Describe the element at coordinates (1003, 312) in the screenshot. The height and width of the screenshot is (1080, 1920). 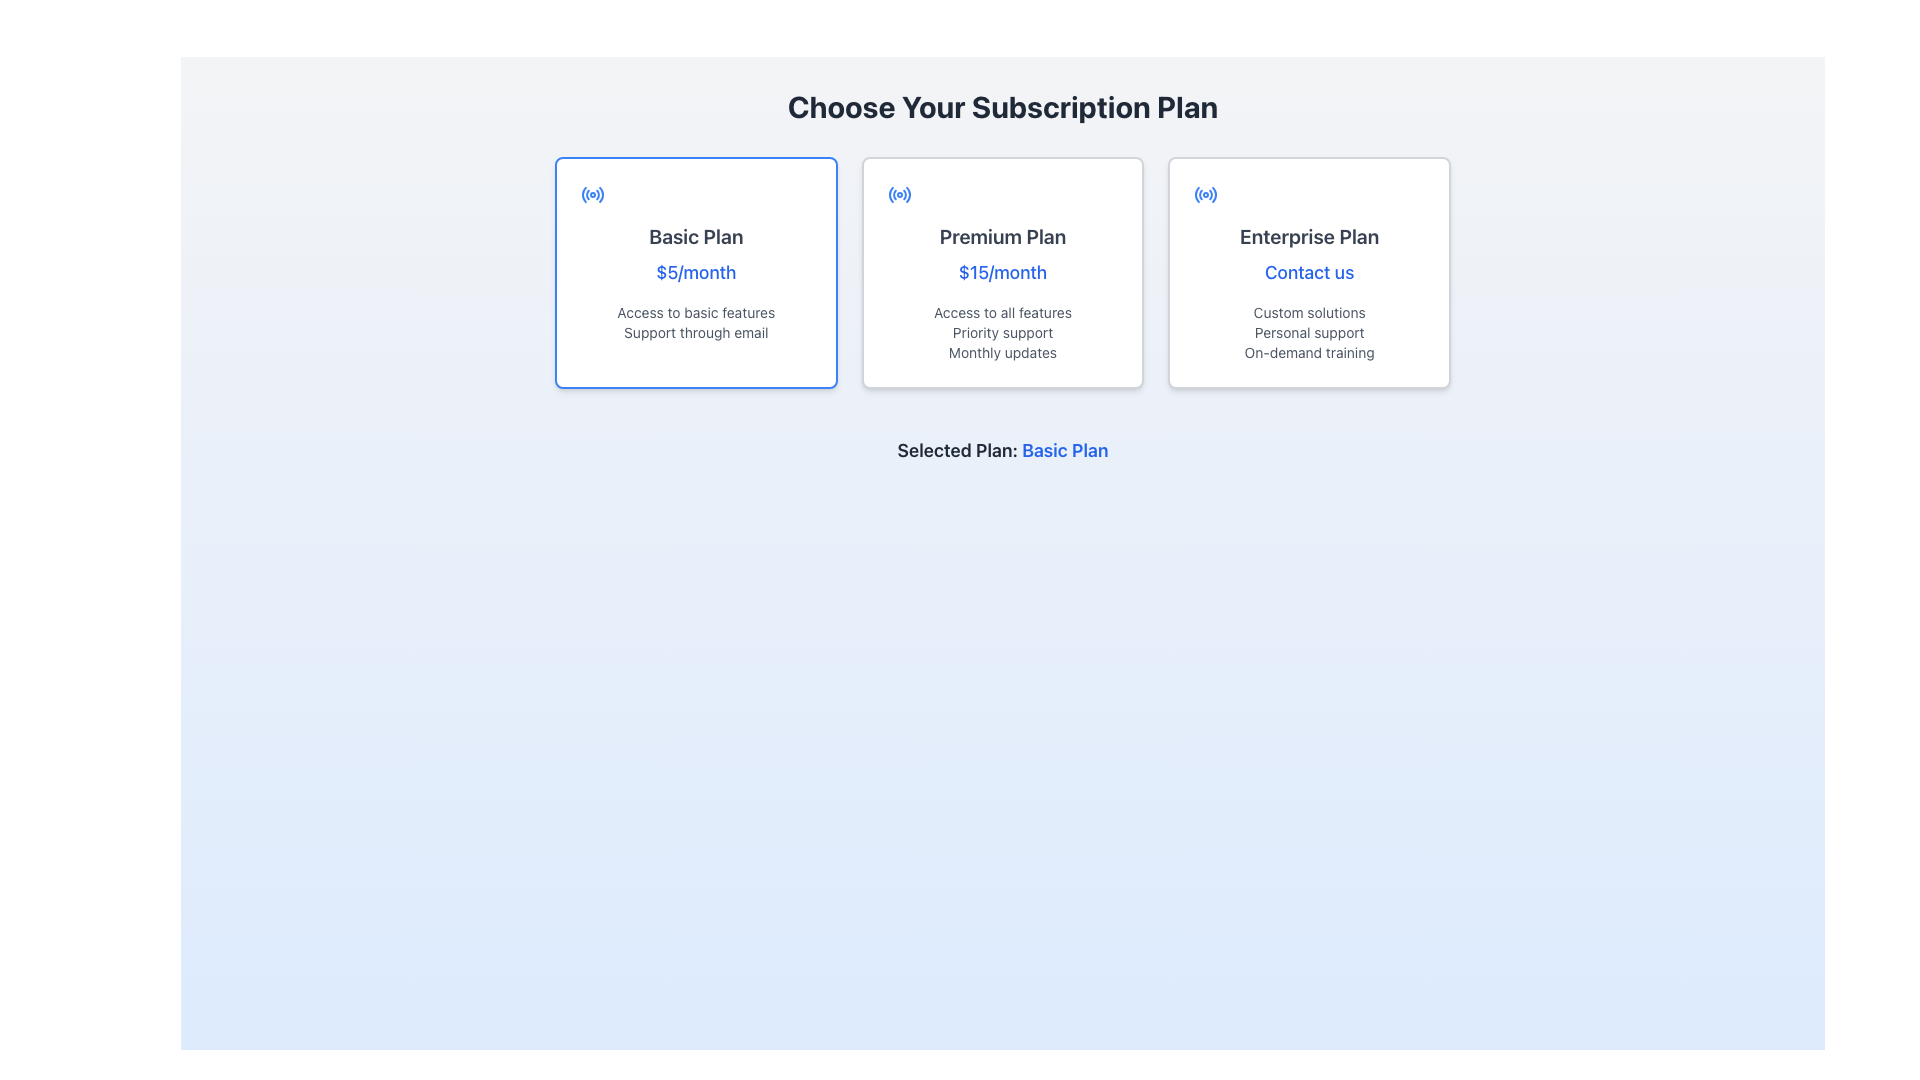
I see `the static text display that describes the 'Premium Plan', which is the first item in the vertically stacked group of descriptive points under the 'Premium Plan' card` at that location.